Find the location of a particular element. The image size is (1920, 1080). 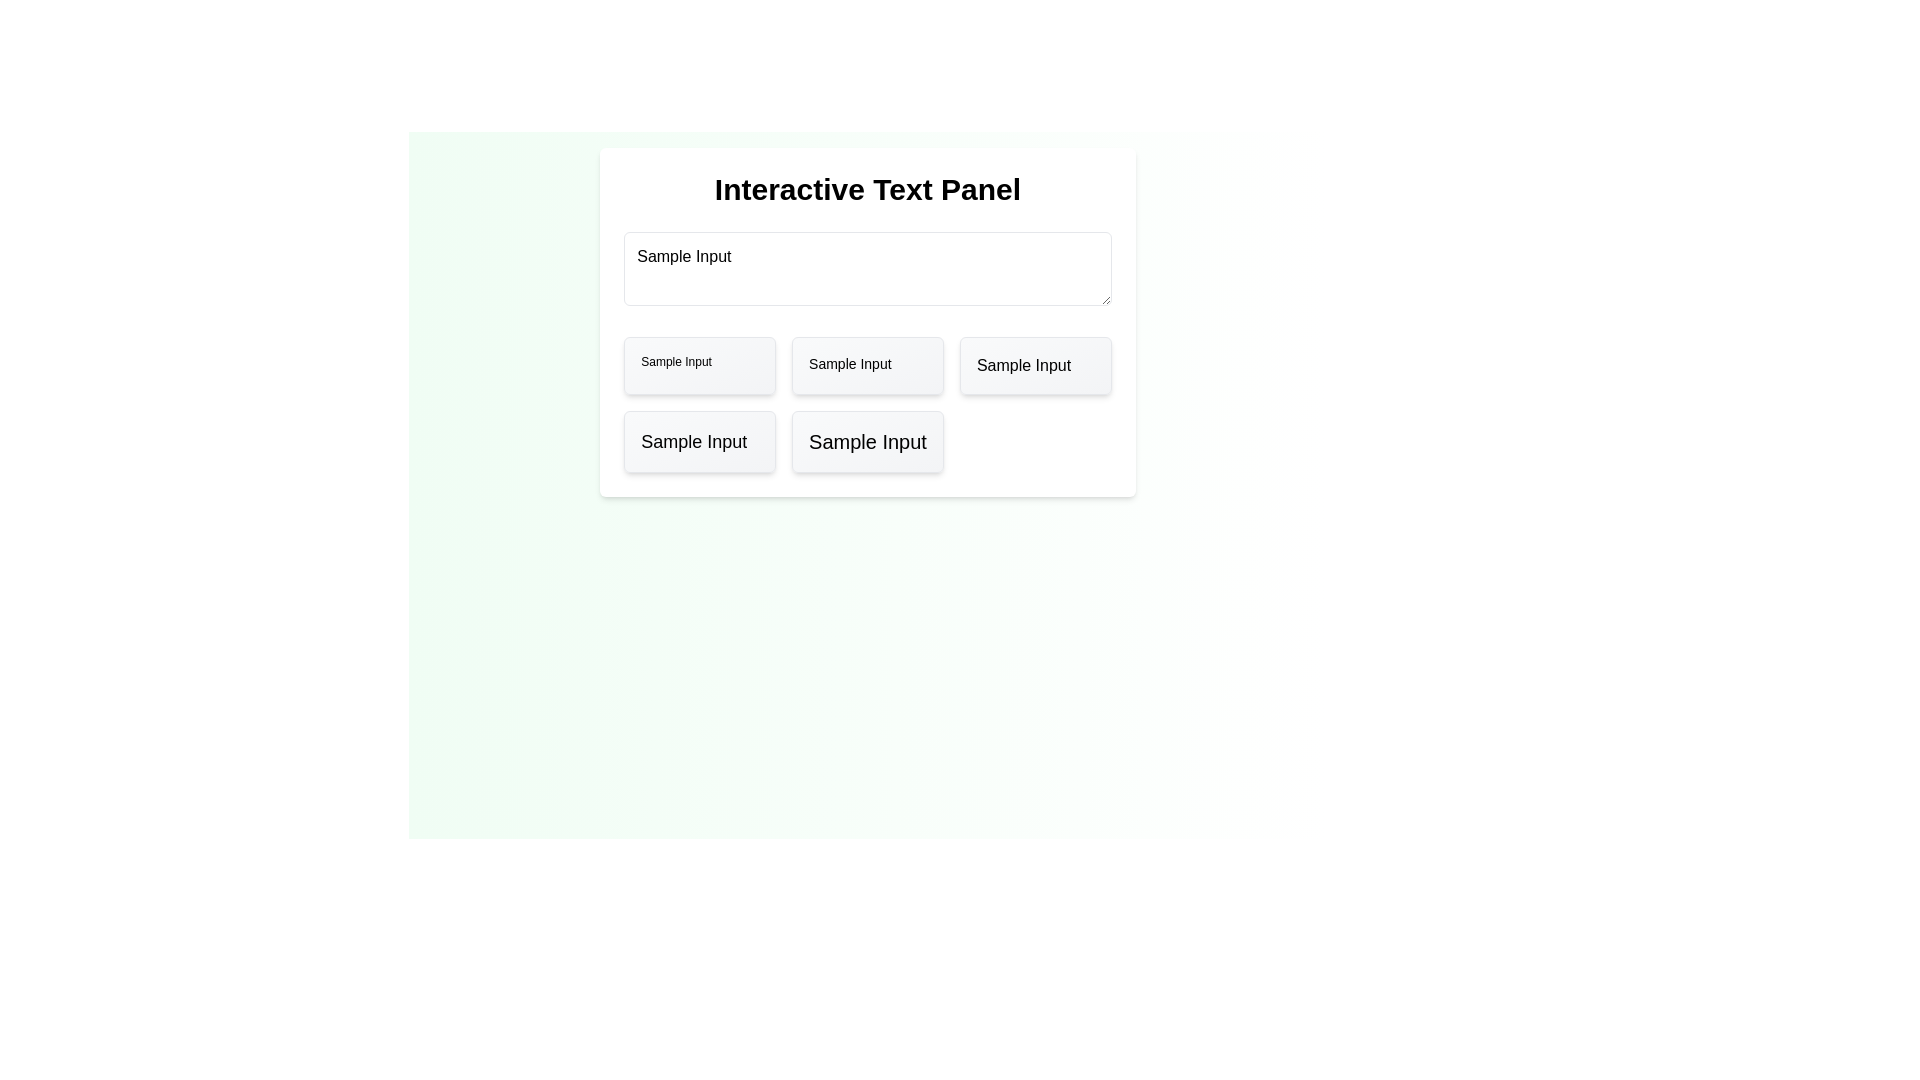

the static text card displaying 'Sample Input', positioned in the third column of the second row, which is the ninth visible card in the grid layout is located at coordinates (868, 441).